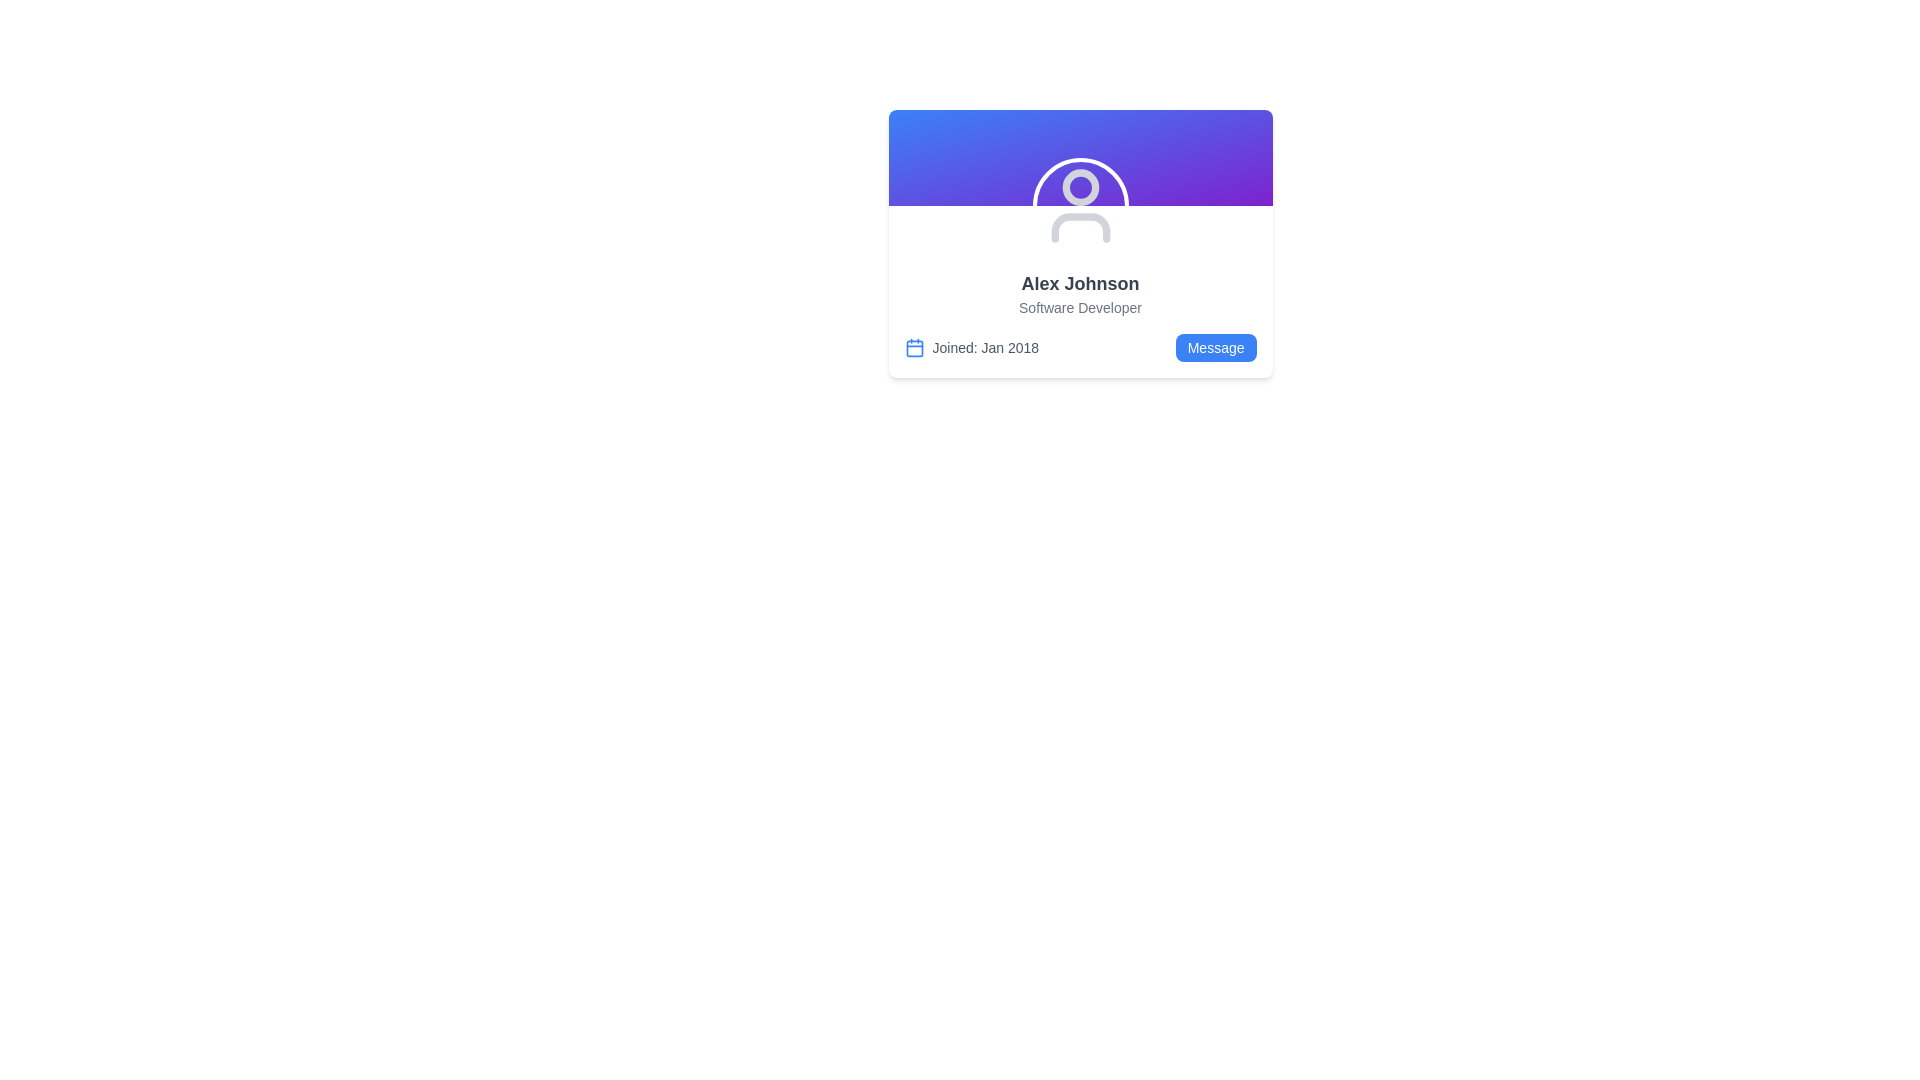 The height and width of the screenshot is (1080, 1920). I want to click on the circular avatar display area, which features a gray user silhouette icon, so click(1079, 205).